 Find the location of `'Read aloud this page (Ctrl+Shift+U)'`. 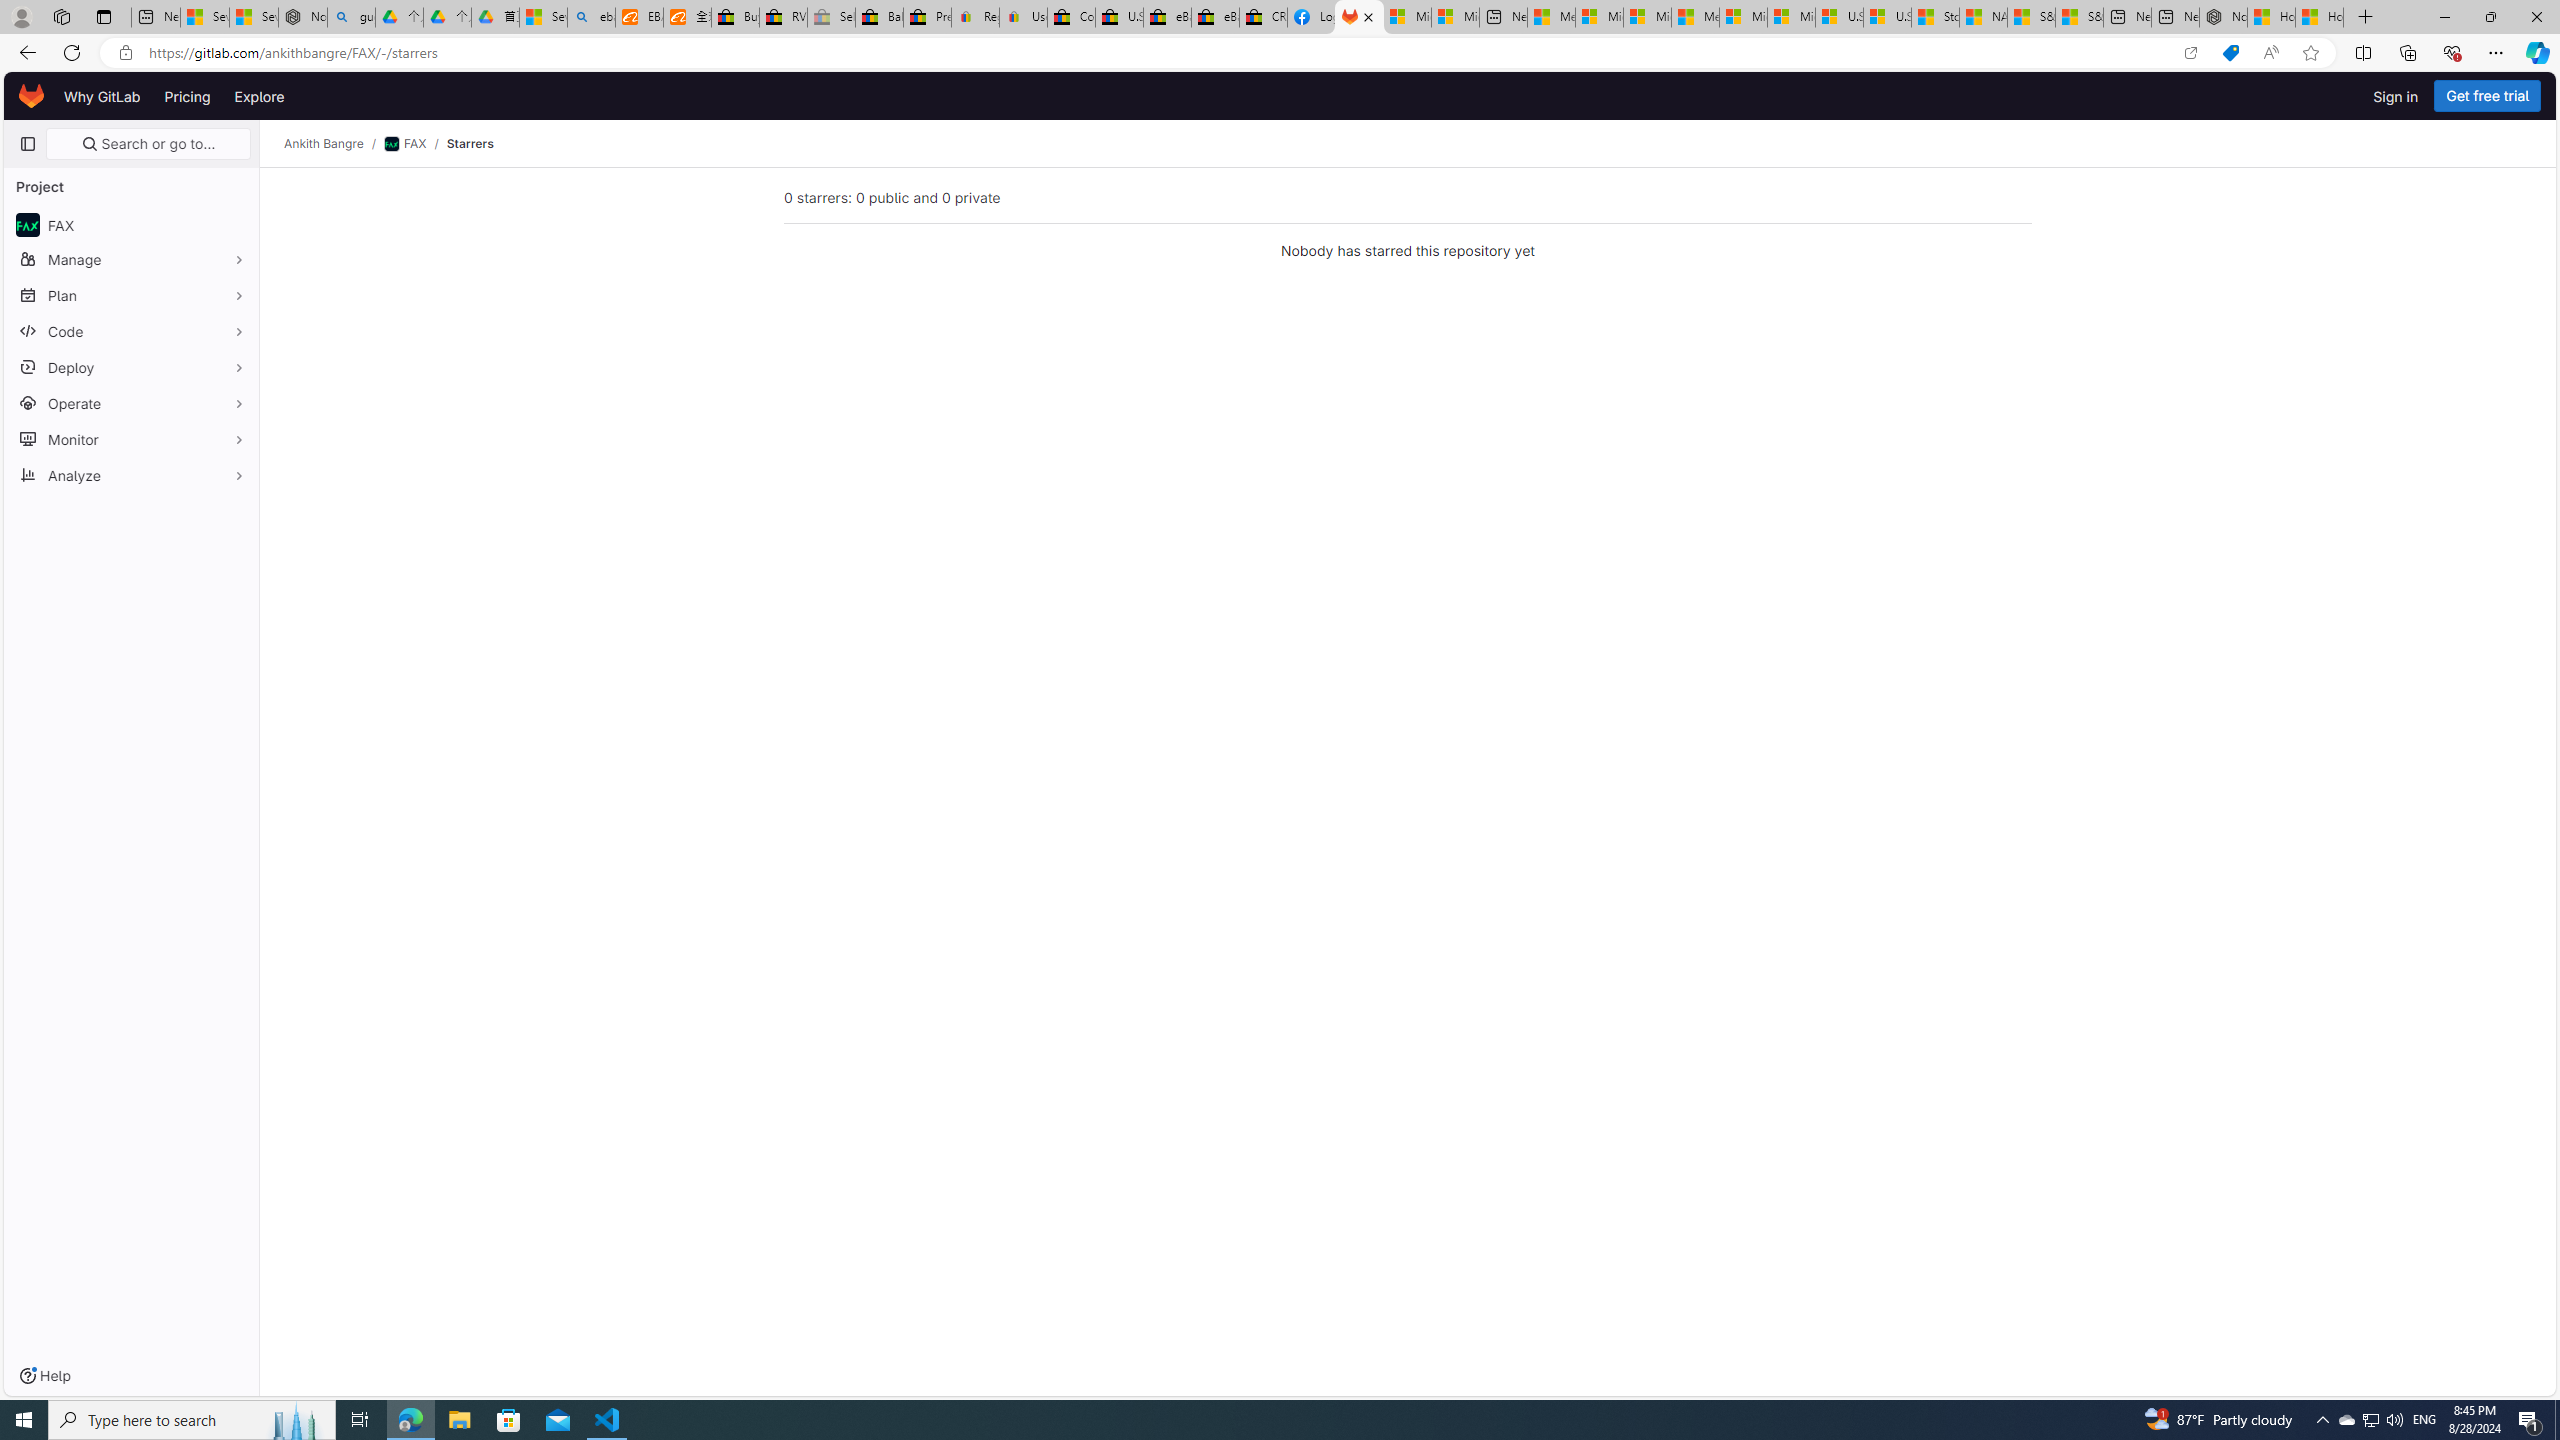

'Read aloud this page (Ctrl+Shift+U)' is located at coordinates (2270, 53).